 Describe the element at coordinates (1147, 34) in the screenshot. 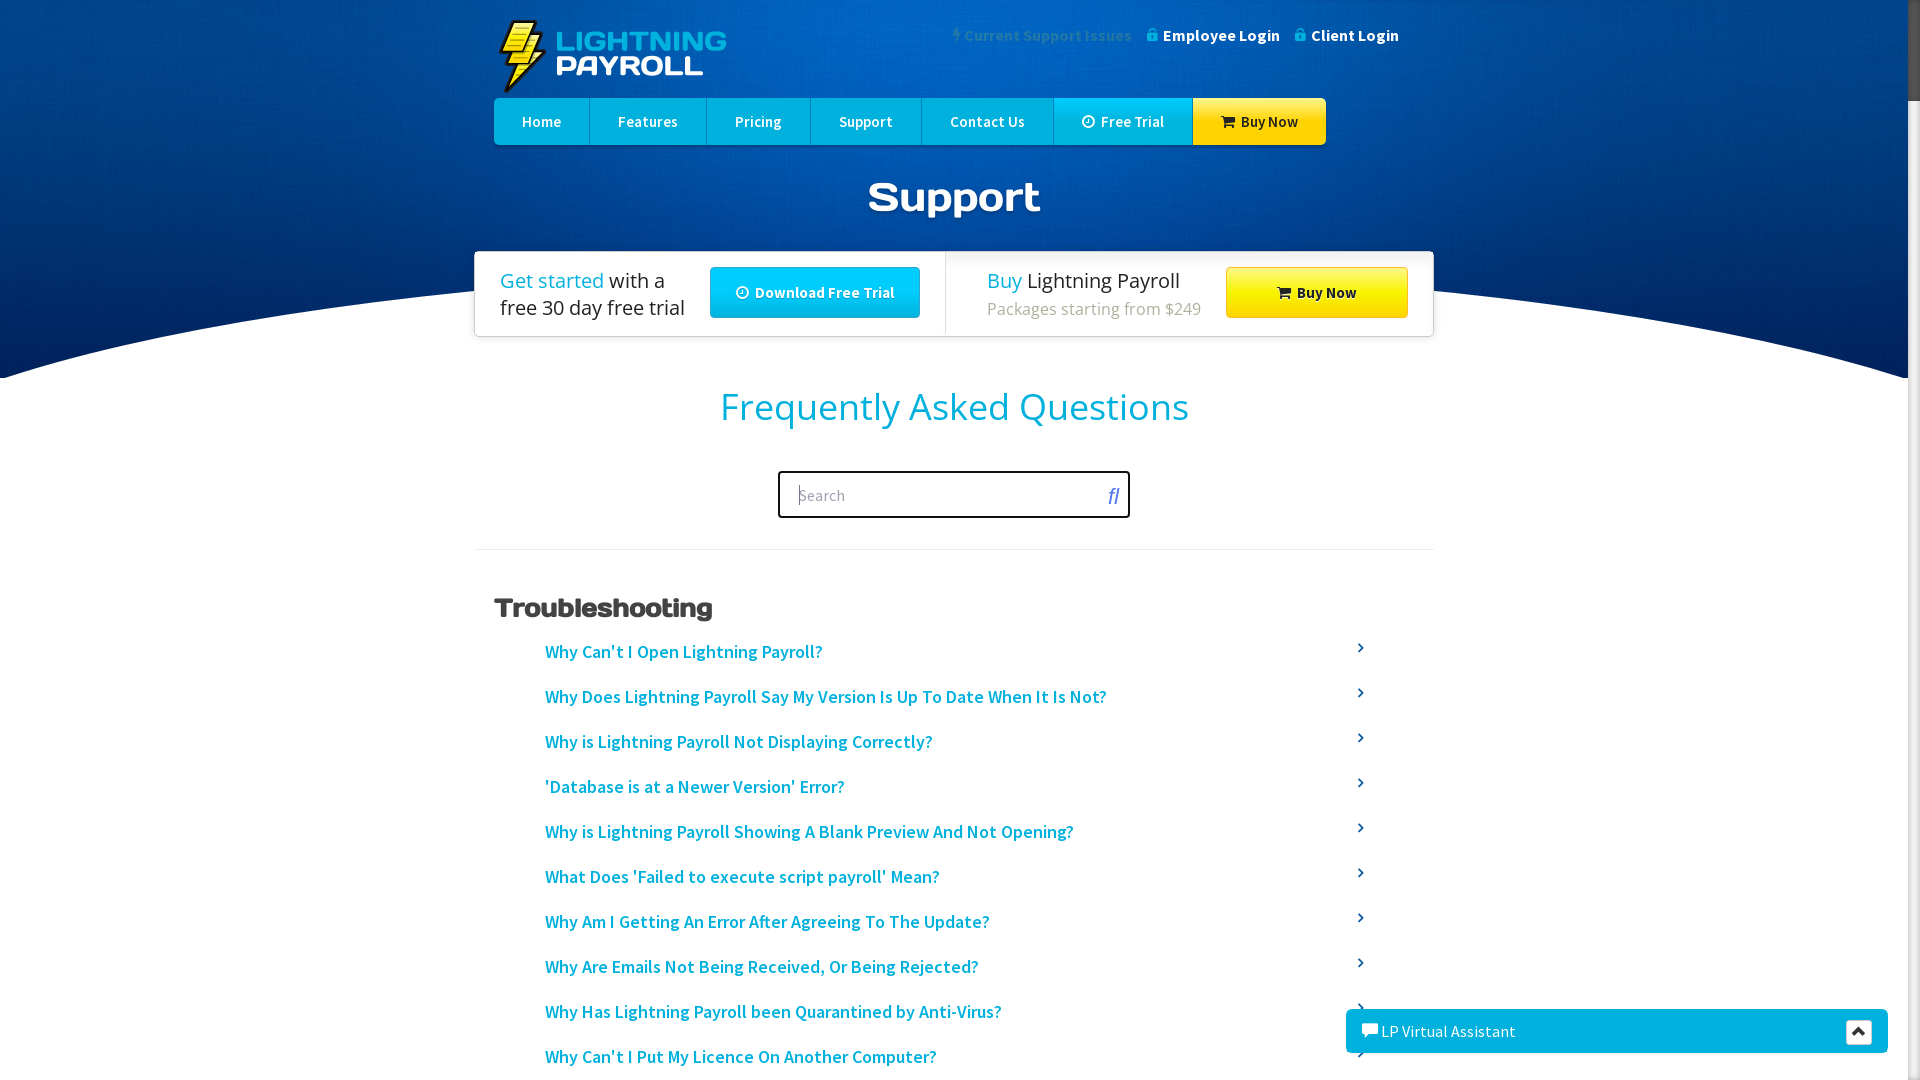

I see `'Employee Login'` at that location.